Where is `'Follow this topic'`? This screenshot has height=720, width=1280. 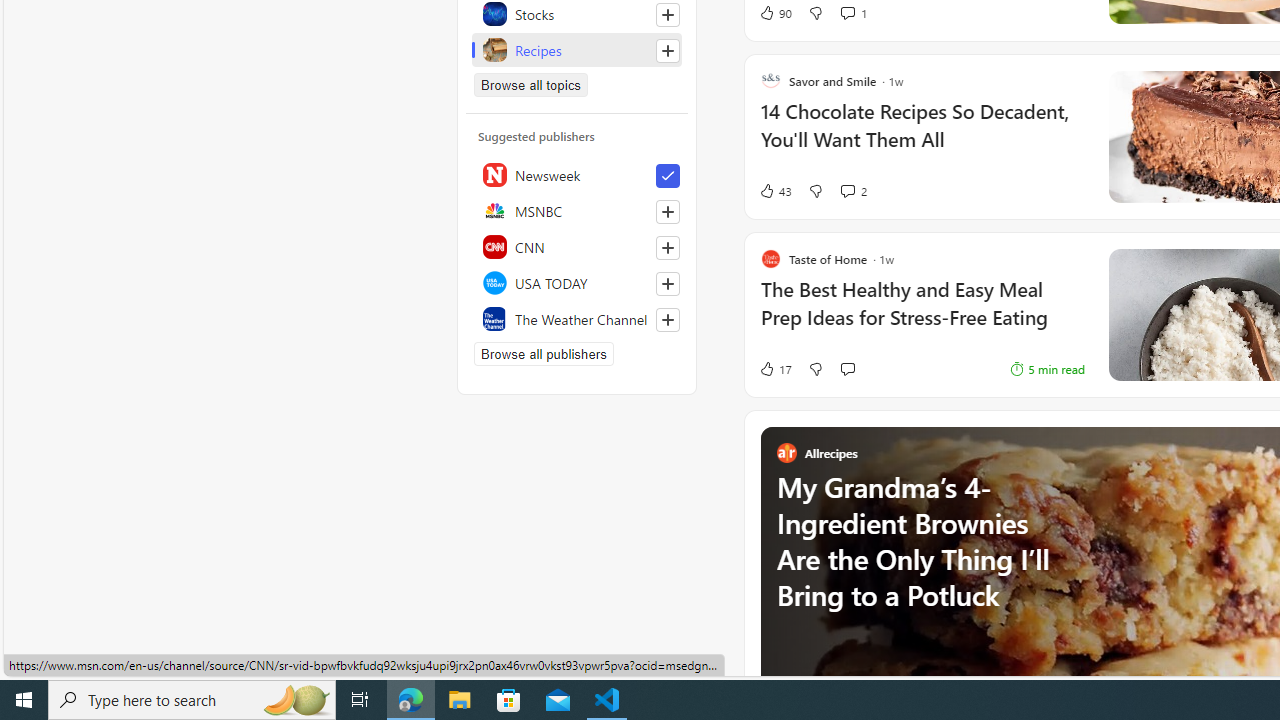
'Follow this topic' is located at coordinates (668, 49).